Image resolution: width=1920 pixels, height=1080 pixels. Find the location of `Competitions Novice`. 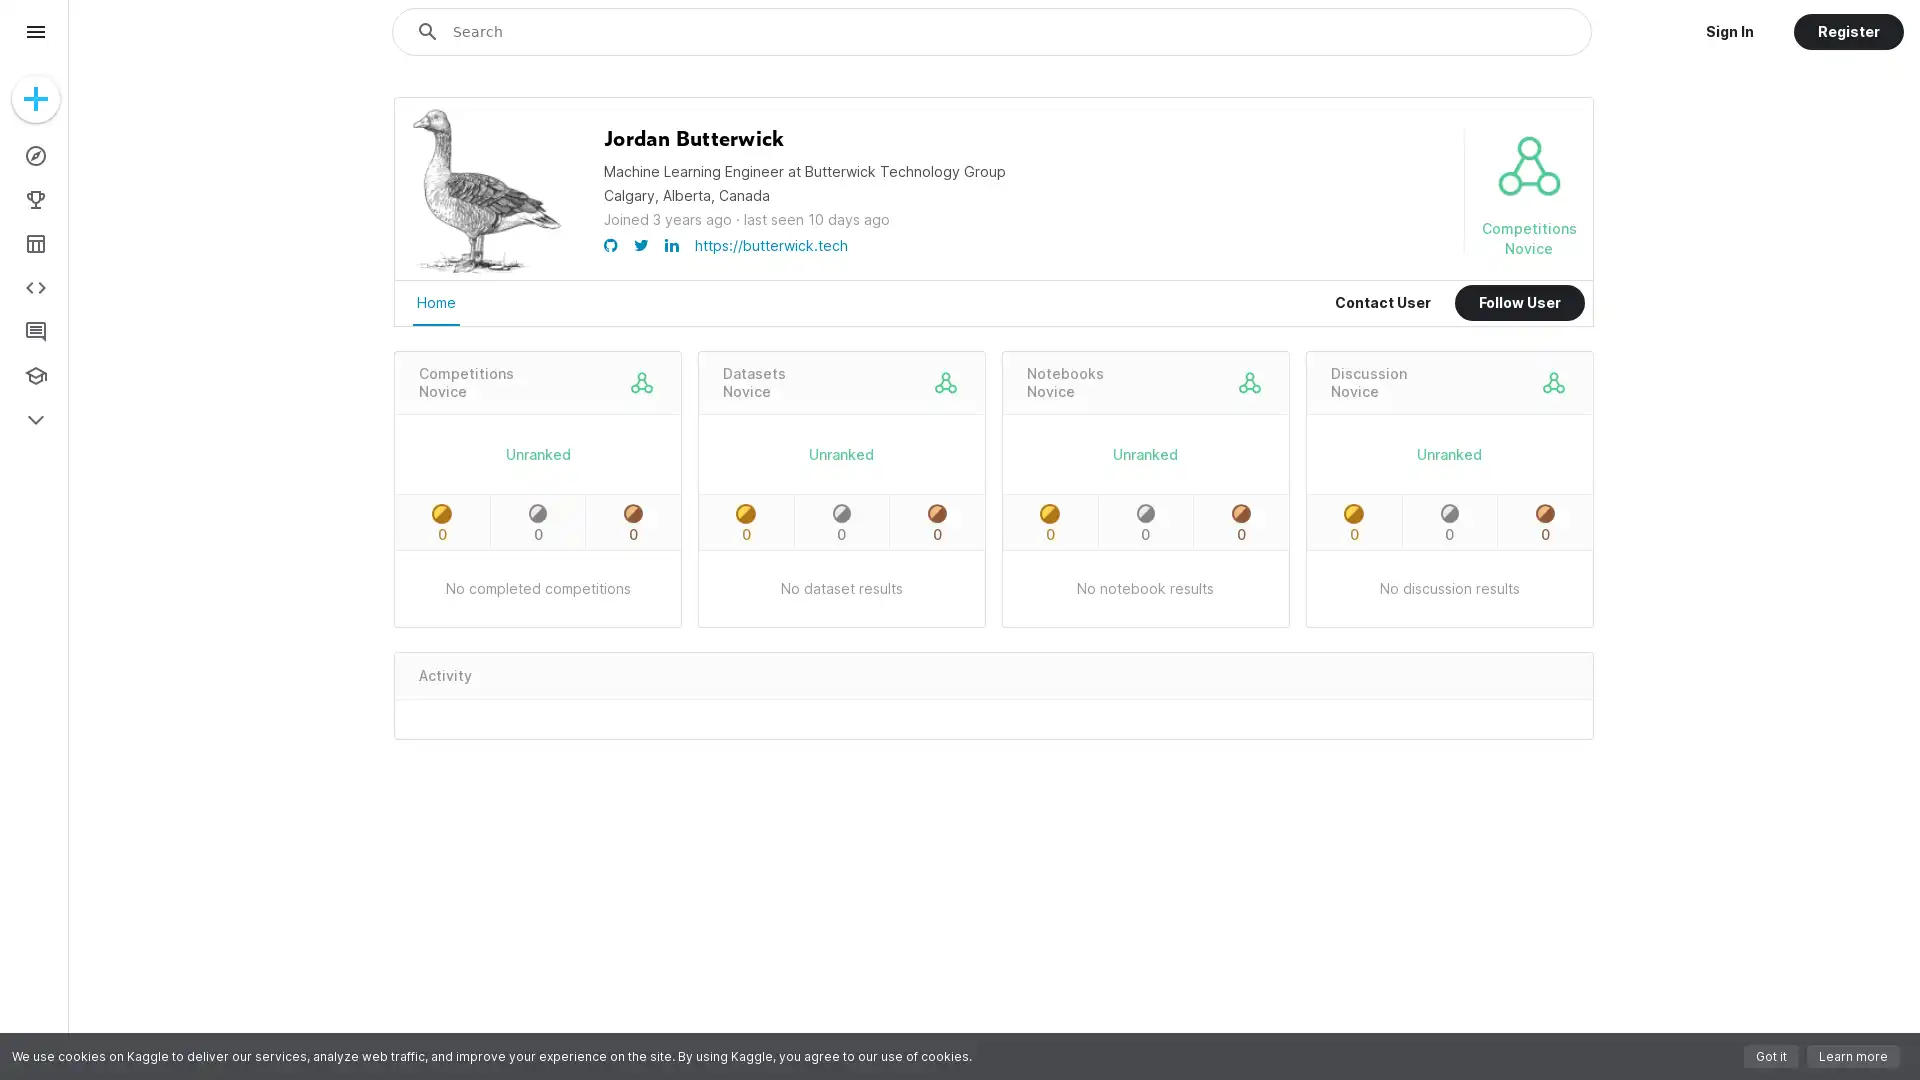

Competitions Novice is located at coordinates (465, 382).